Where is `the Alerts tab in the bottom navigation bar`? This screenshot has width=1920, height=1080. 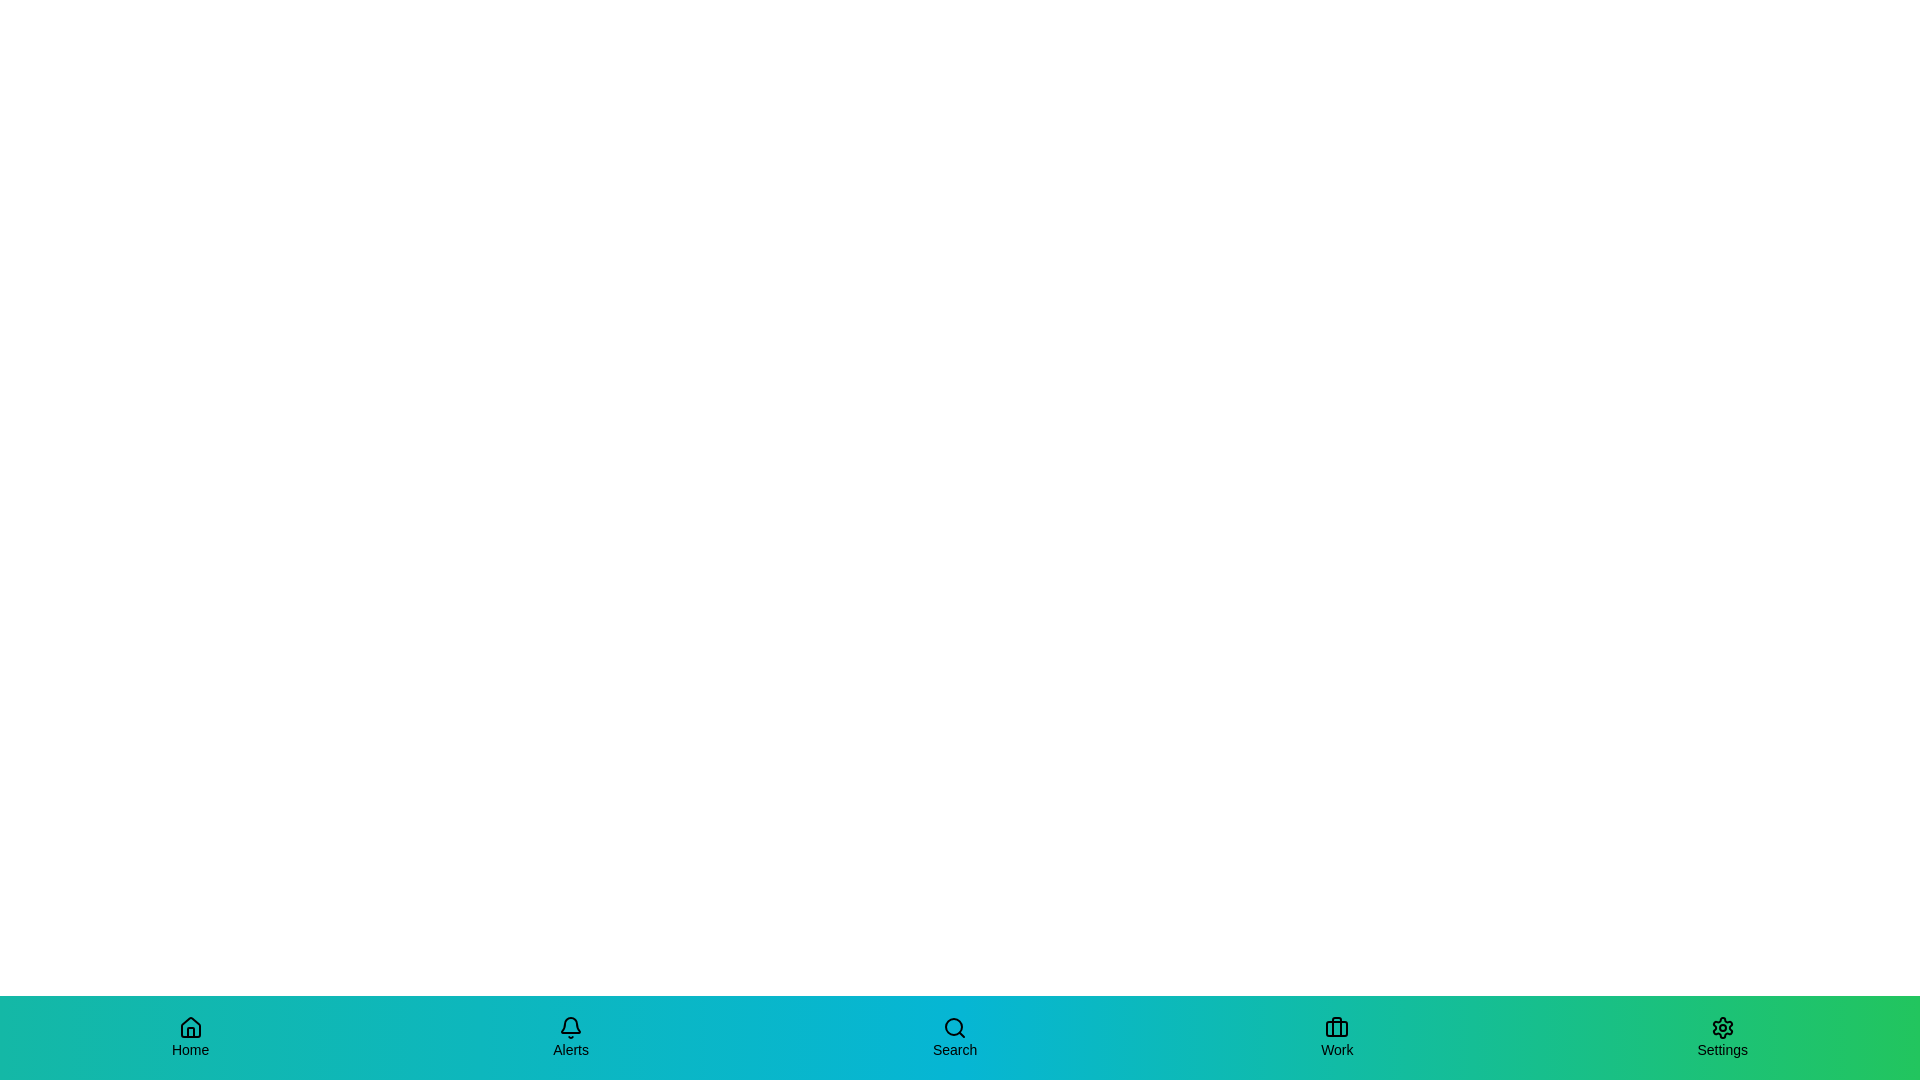 the Alerts tab in the bottom navigation bar is located at coordinates (570, 1036).